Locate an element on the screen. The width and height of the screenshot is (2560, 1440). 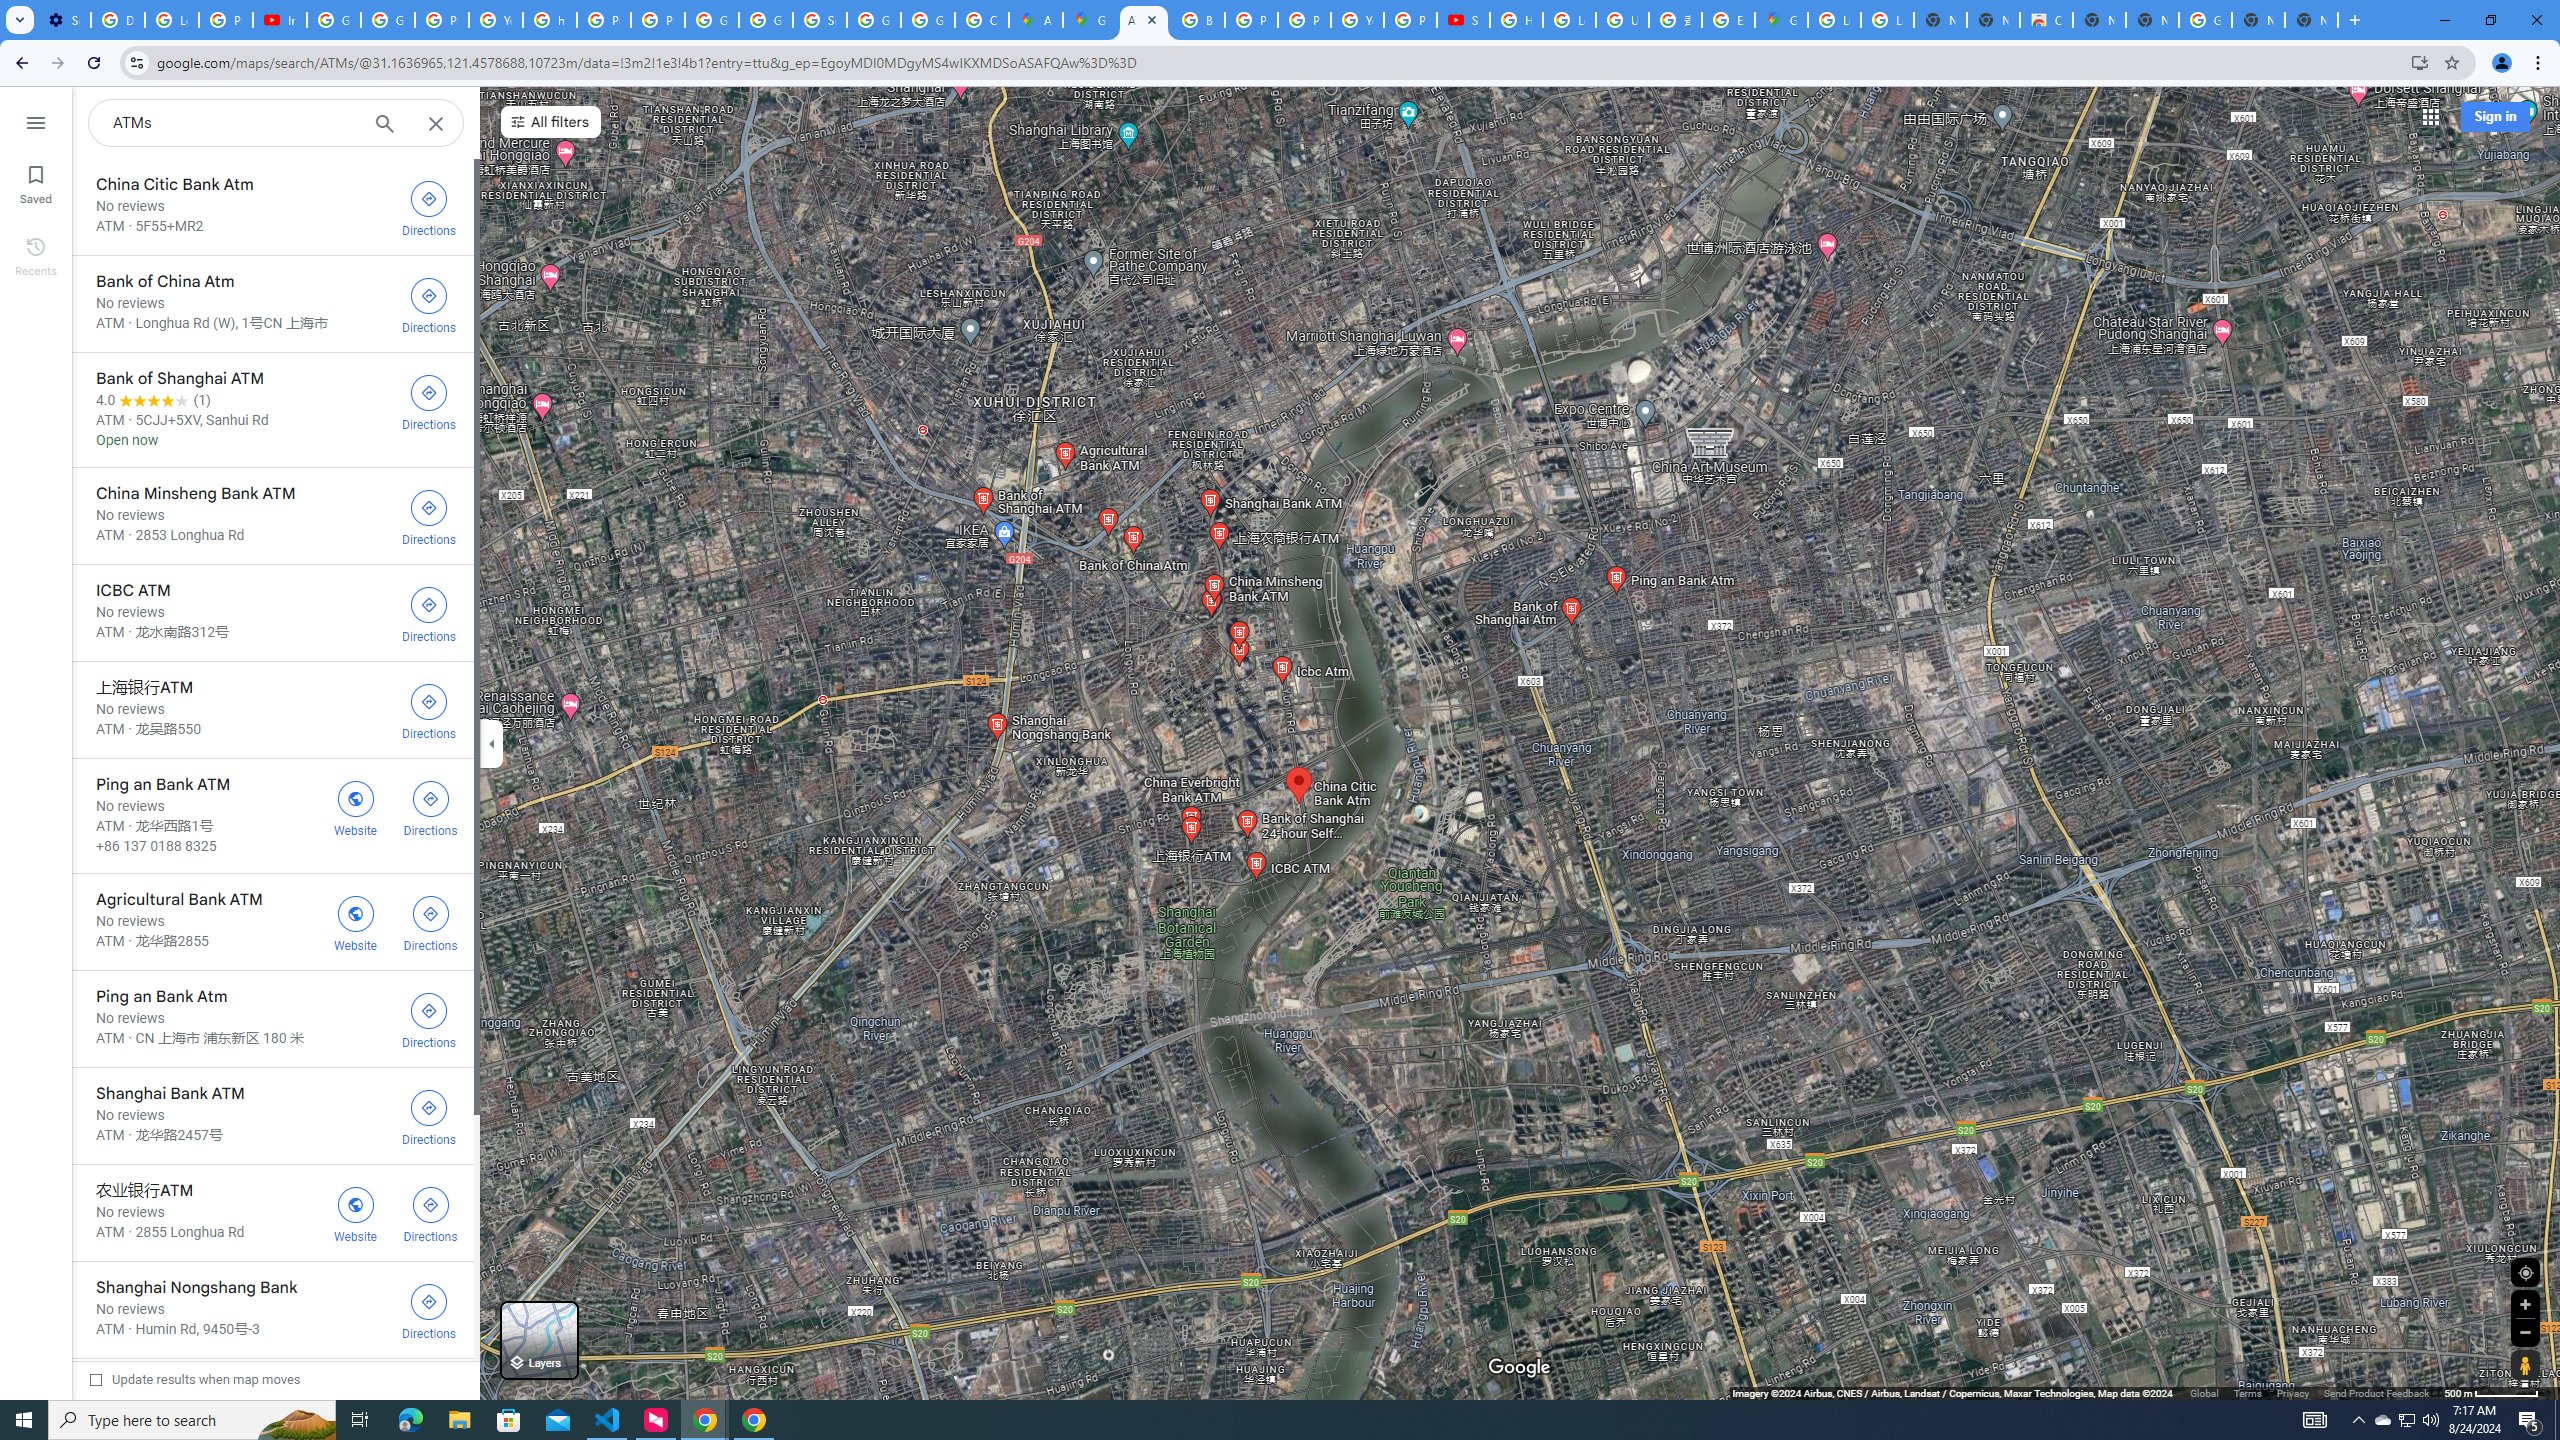
'Settings - Customize profile' is located at coordinates (64, 19).